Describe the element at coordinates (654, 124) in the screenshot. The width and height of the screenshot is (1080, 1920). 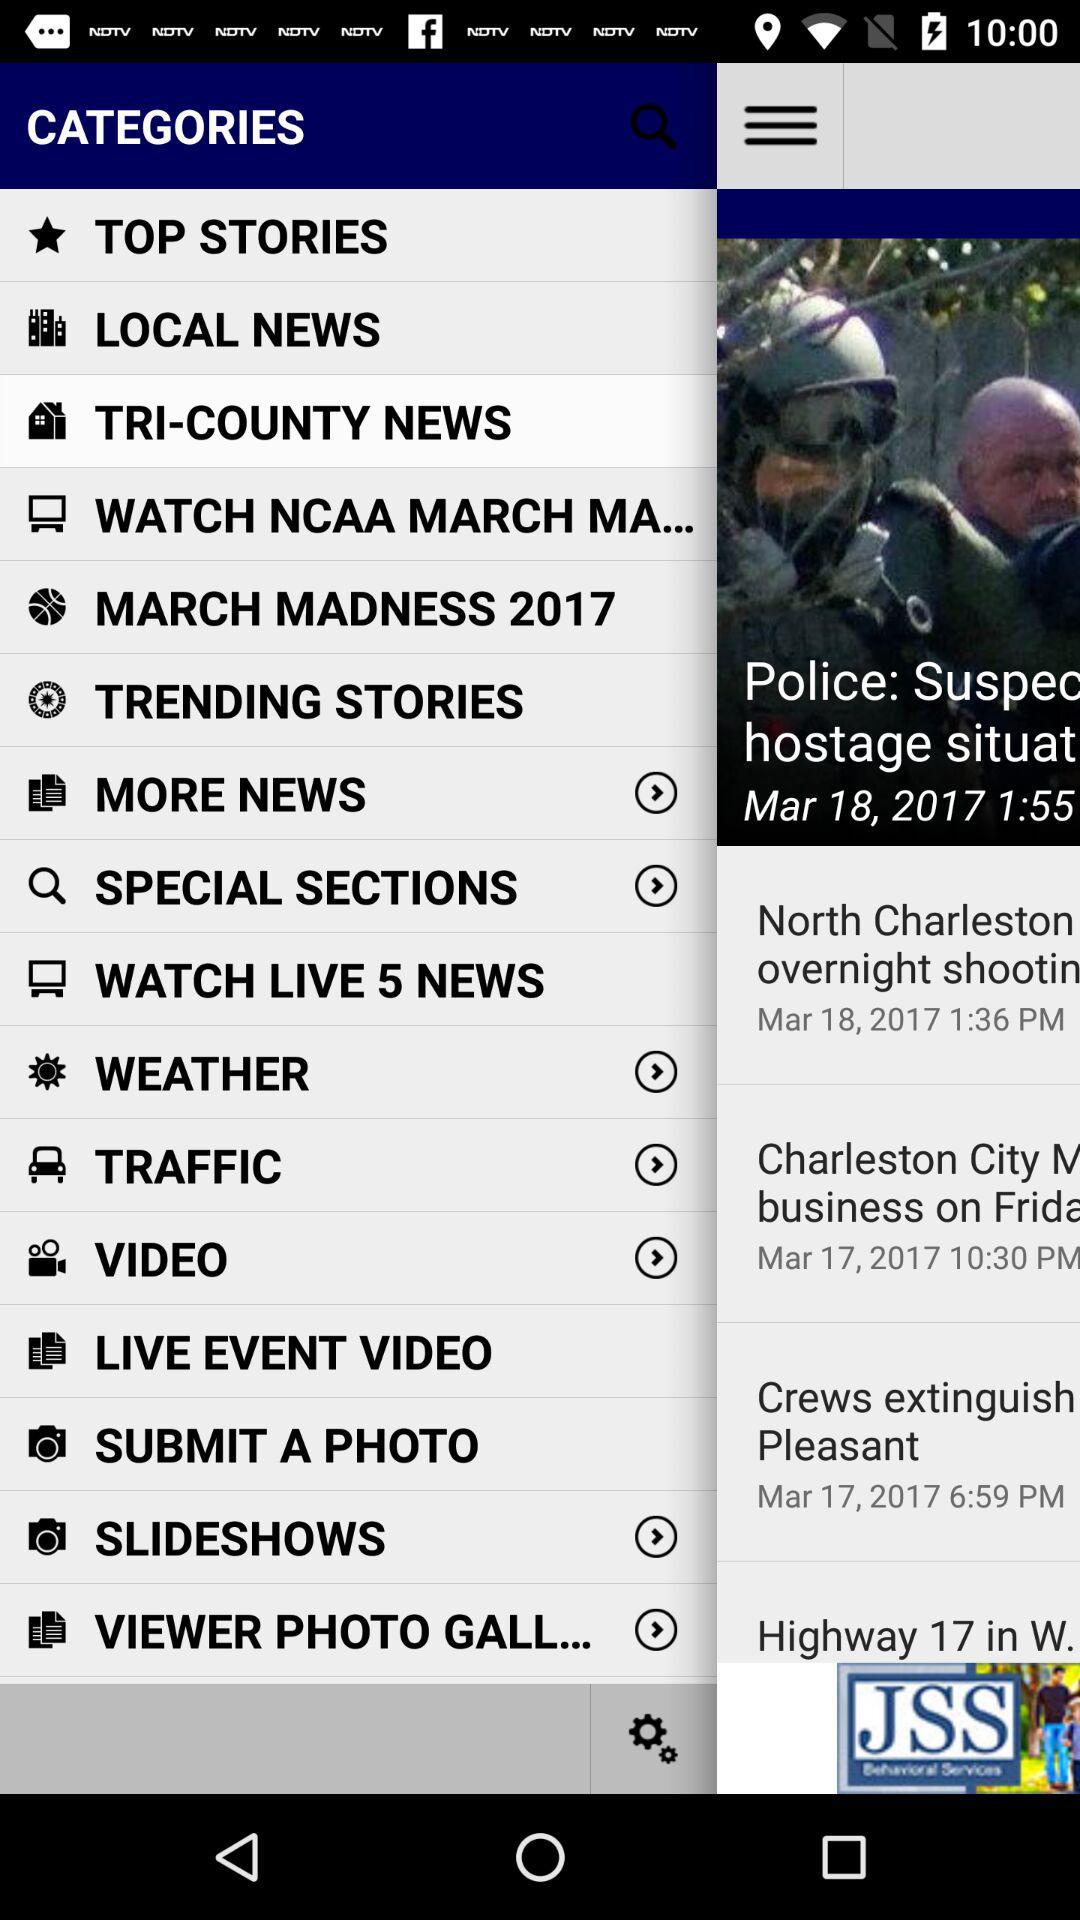
I see `open search bar` at that location.